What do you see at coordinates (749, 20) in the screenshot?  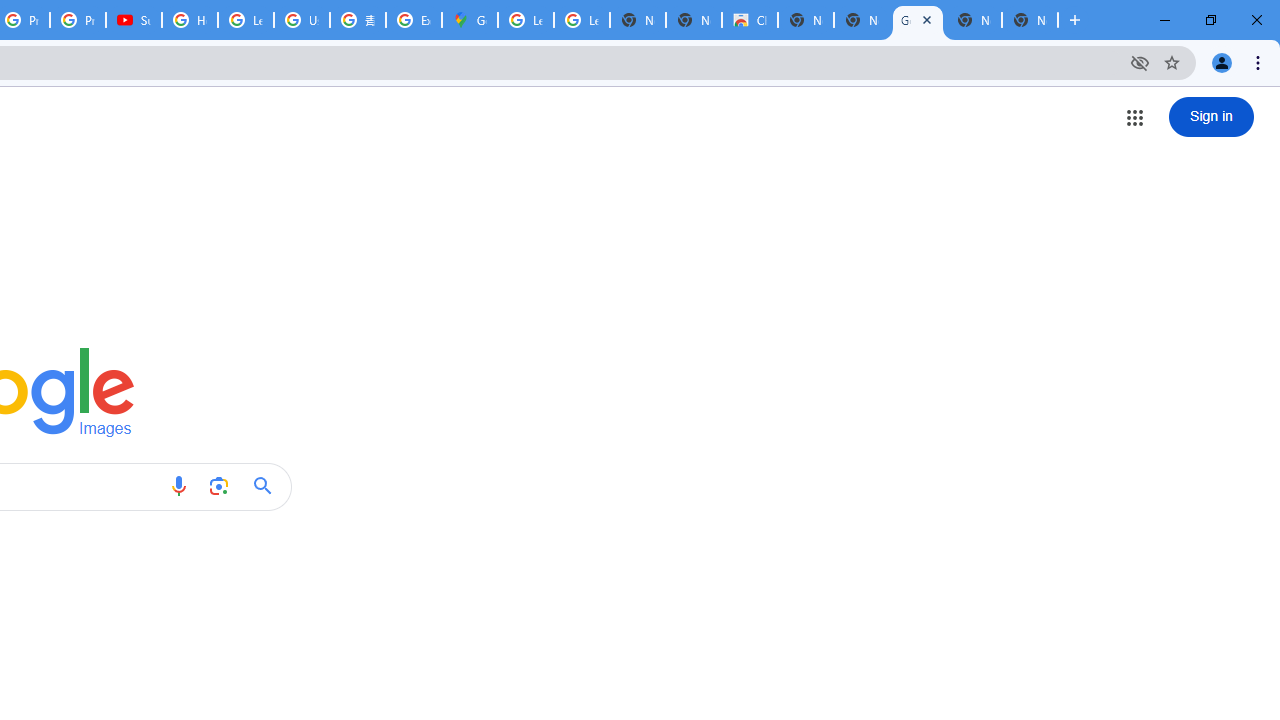 I see `'Chrome Web Store'` at bounding box center [749, 20].